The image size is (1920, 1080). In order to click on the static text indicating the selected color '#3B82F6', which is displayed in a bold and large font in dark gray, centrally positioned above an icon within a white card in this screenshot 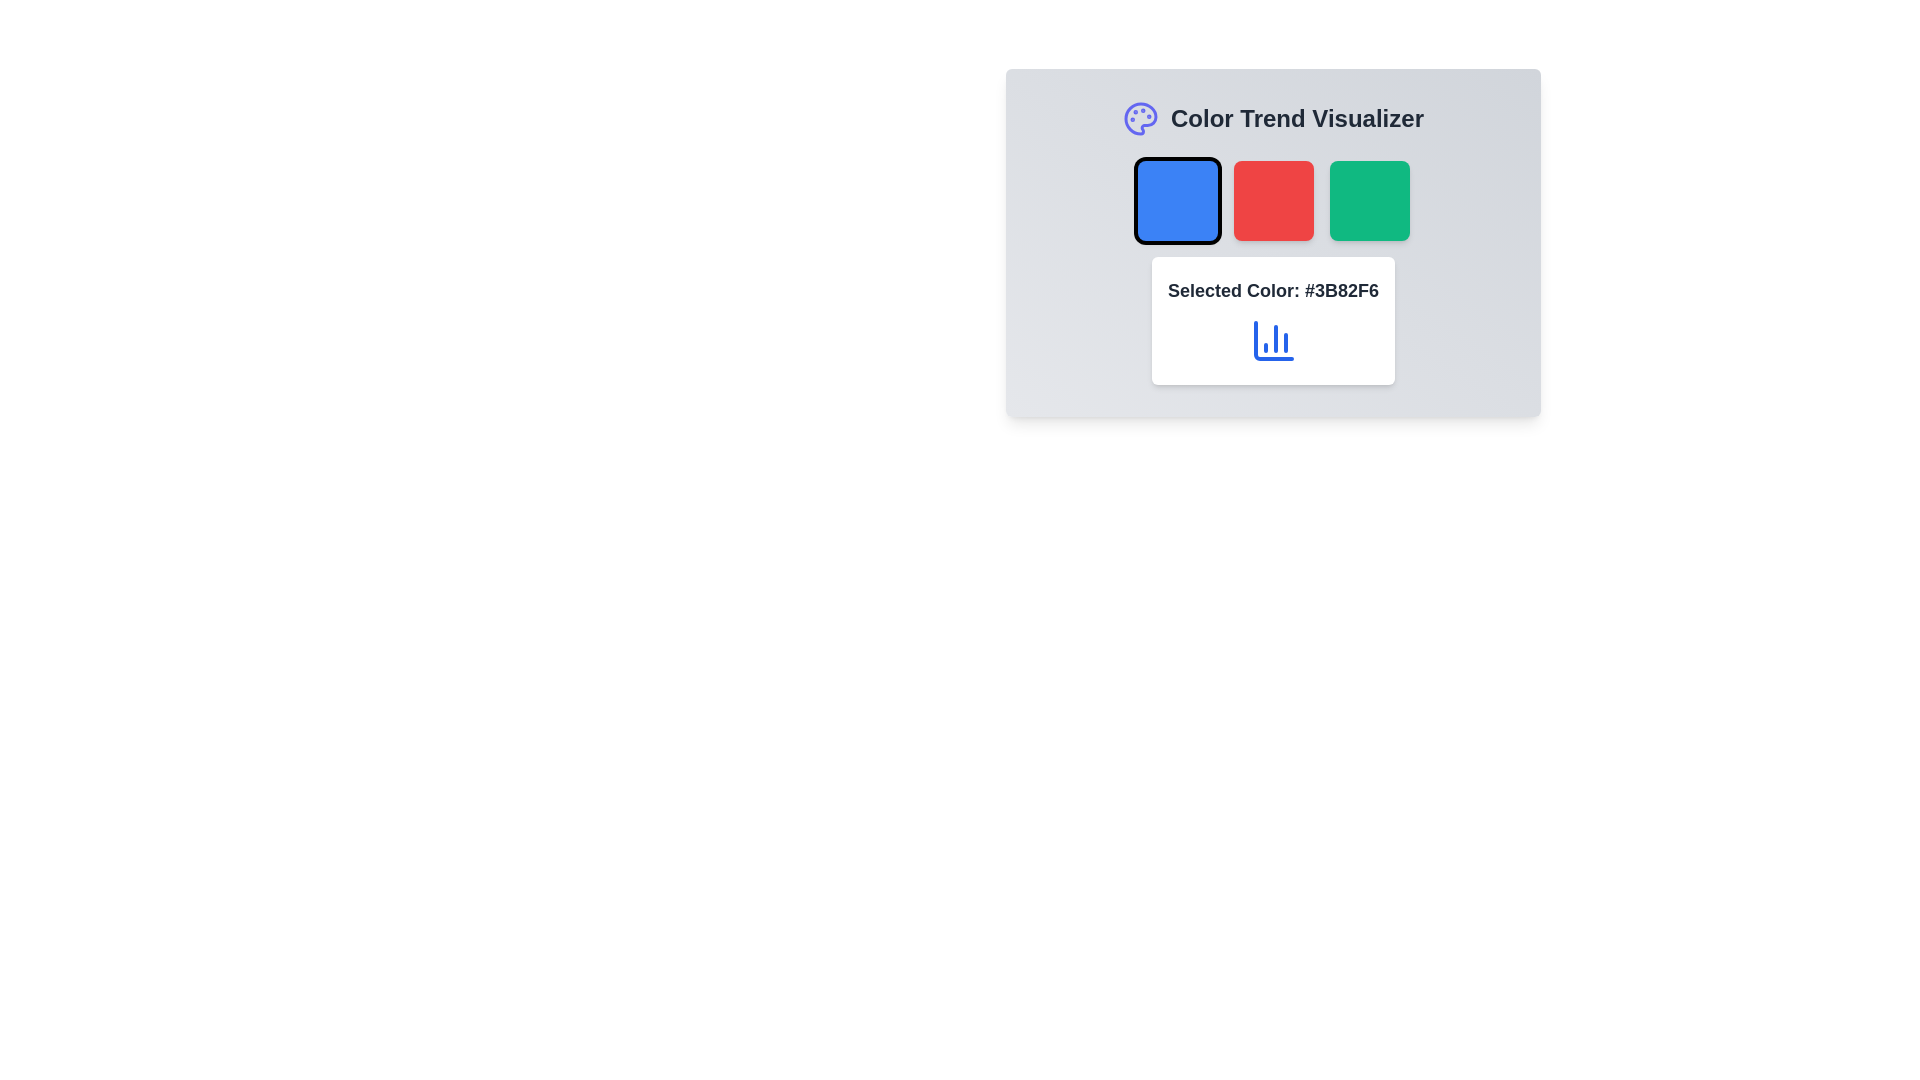, I will do `click(1272, 290)`.